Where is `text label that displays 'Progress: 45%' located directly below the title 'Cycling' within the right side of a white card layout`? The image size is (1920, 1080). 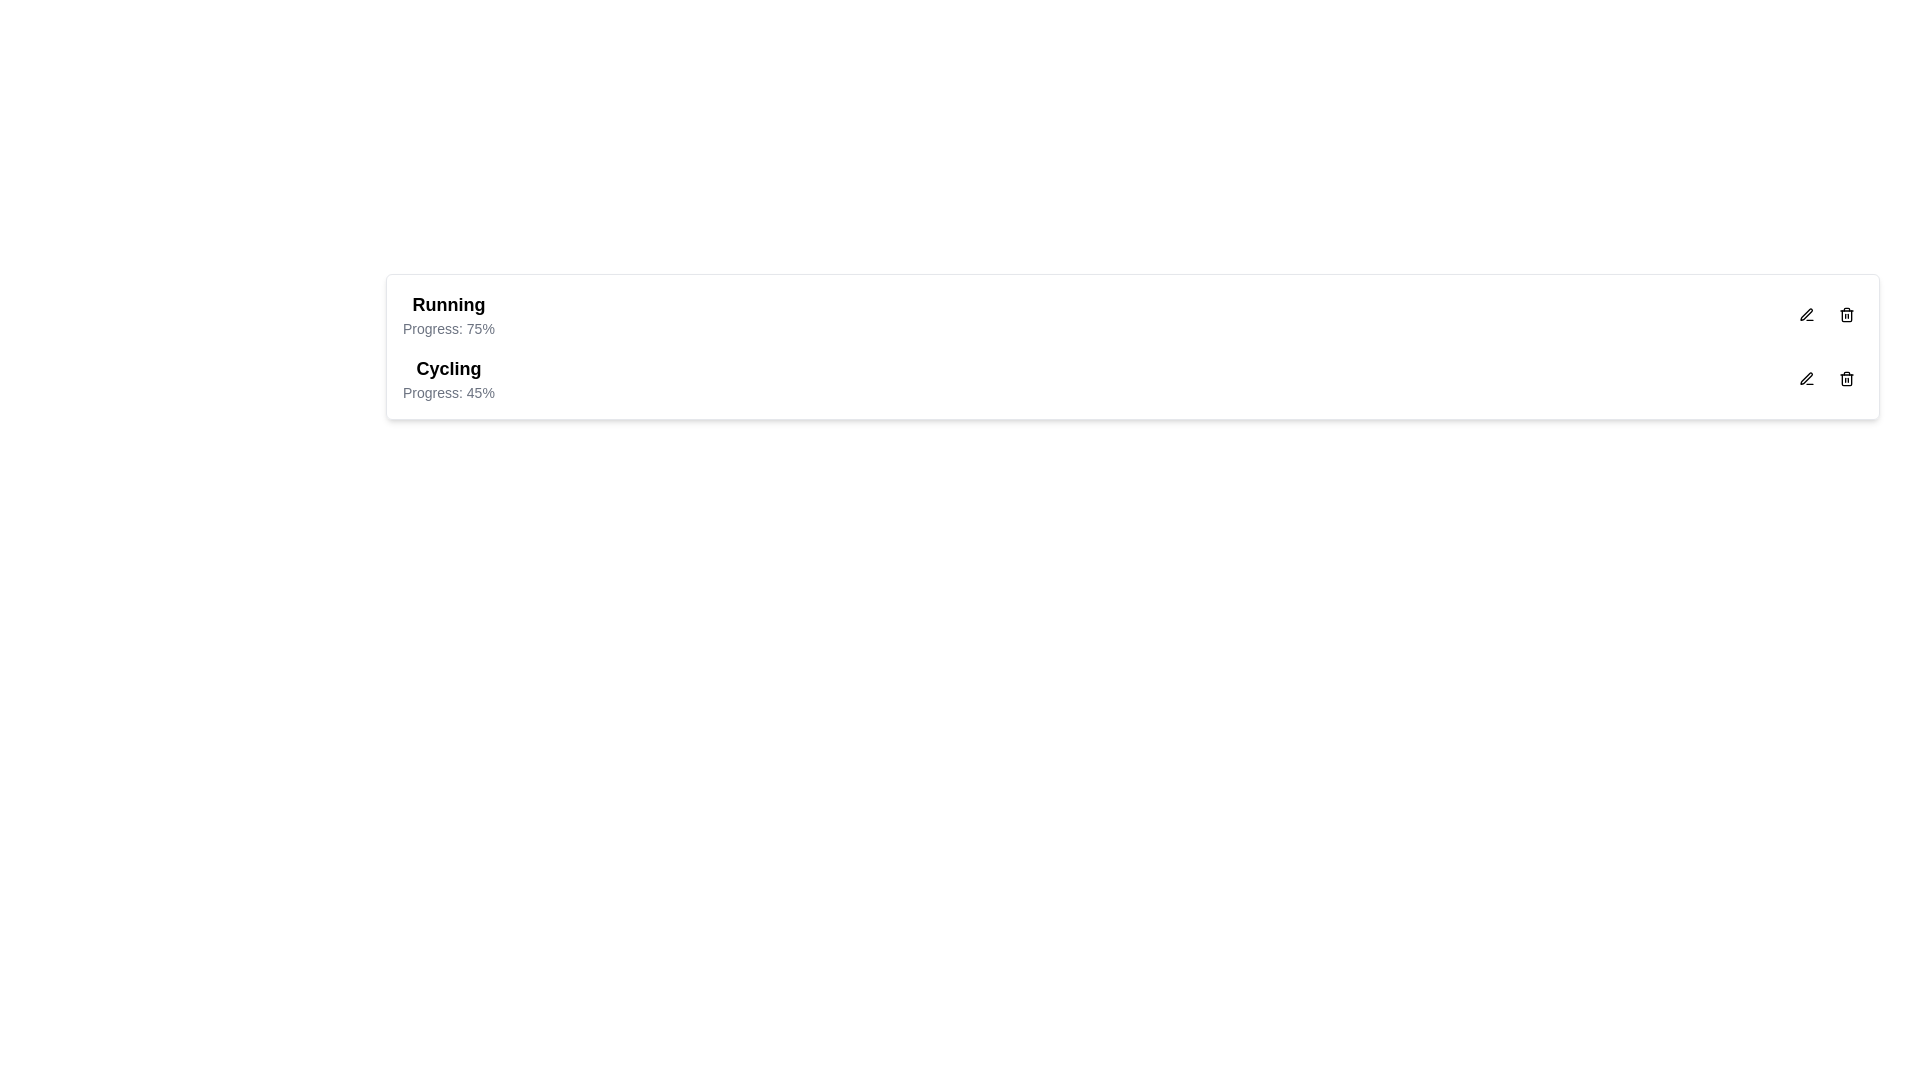 text label that displays 'Progress: 45%' located directly below the title 'Cycling' within the right side of a white card layout is located at coordinates (447, 393).